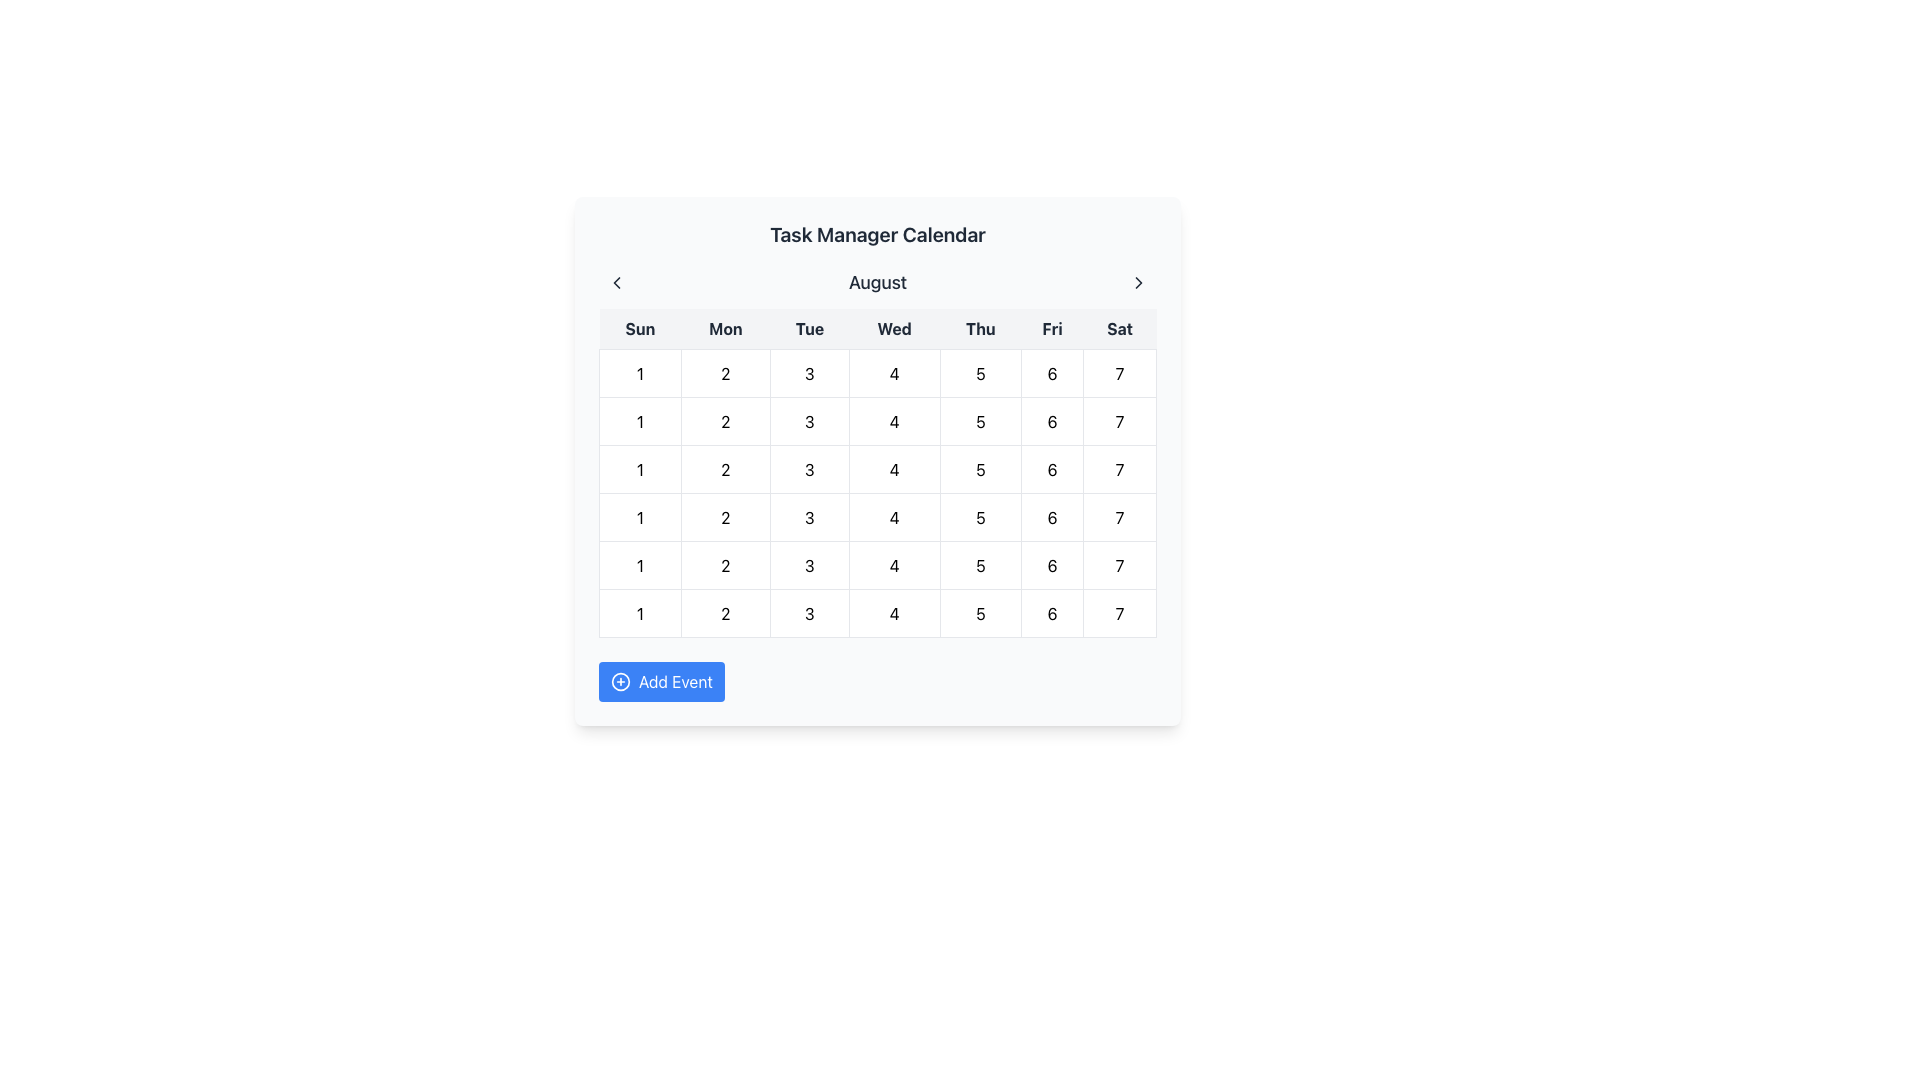 The width and height of the screenshot is (1920, 1080). Describe the element at coordinates (1118, 612) in the screenshot. I see `the date selection button marked '7' located at the bottom-right corner of the calendar grid under the 'Saturday' column` at that location.